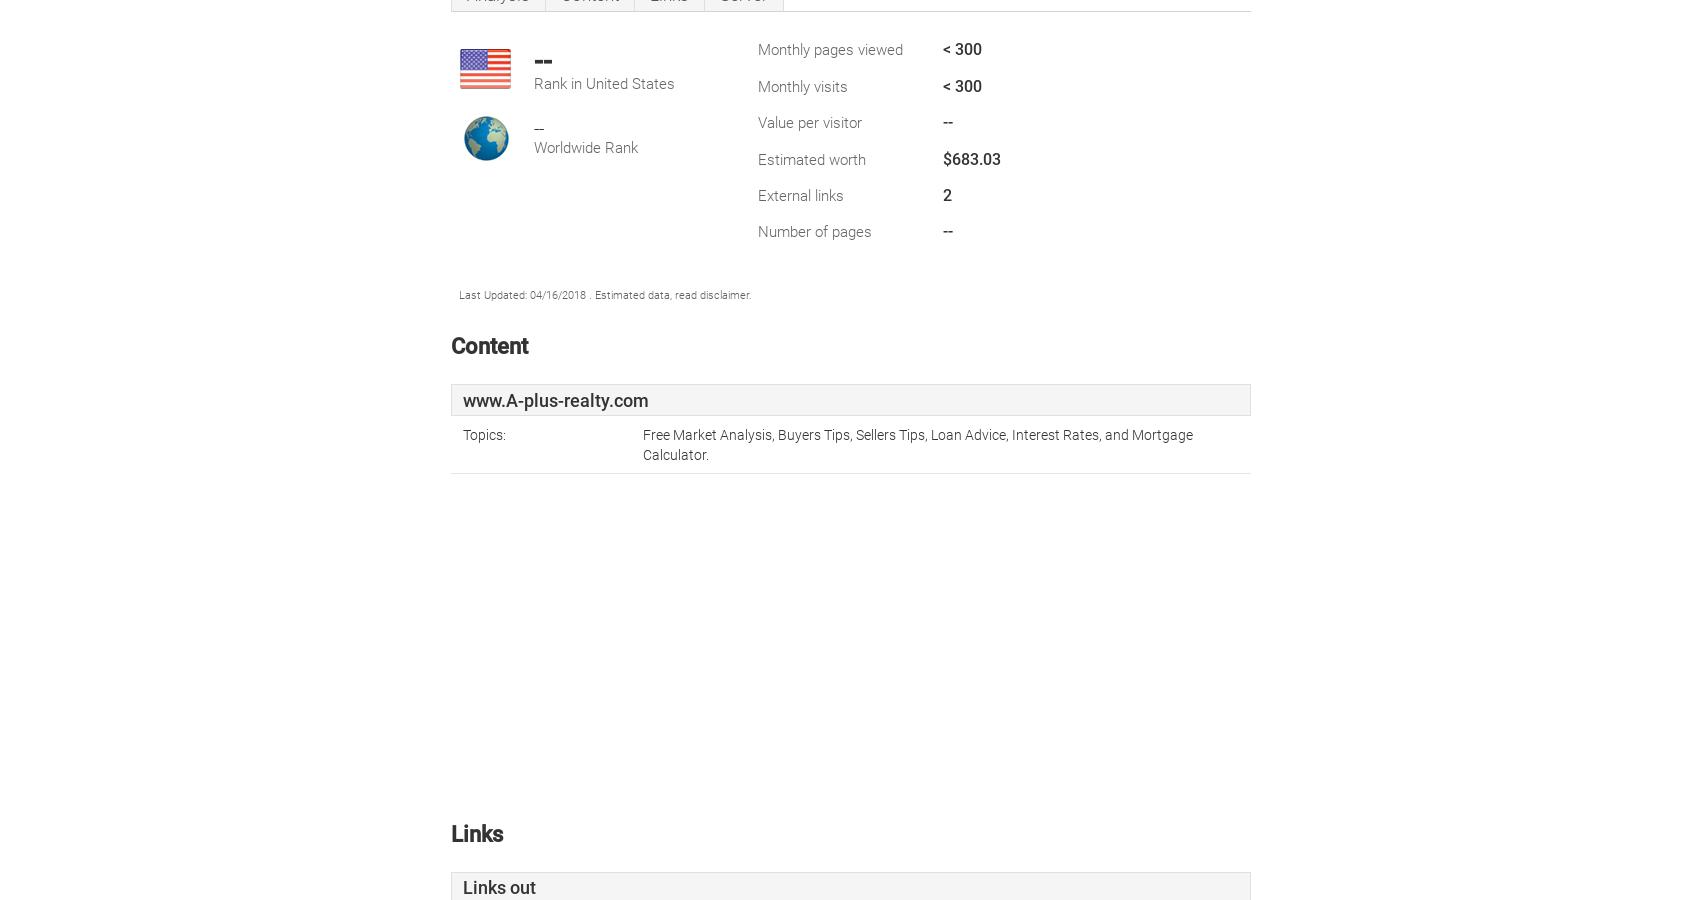  Describe the element at coordinates (829, 49) in the screenshot. I see `'Monthly pages viewed'` at that location.